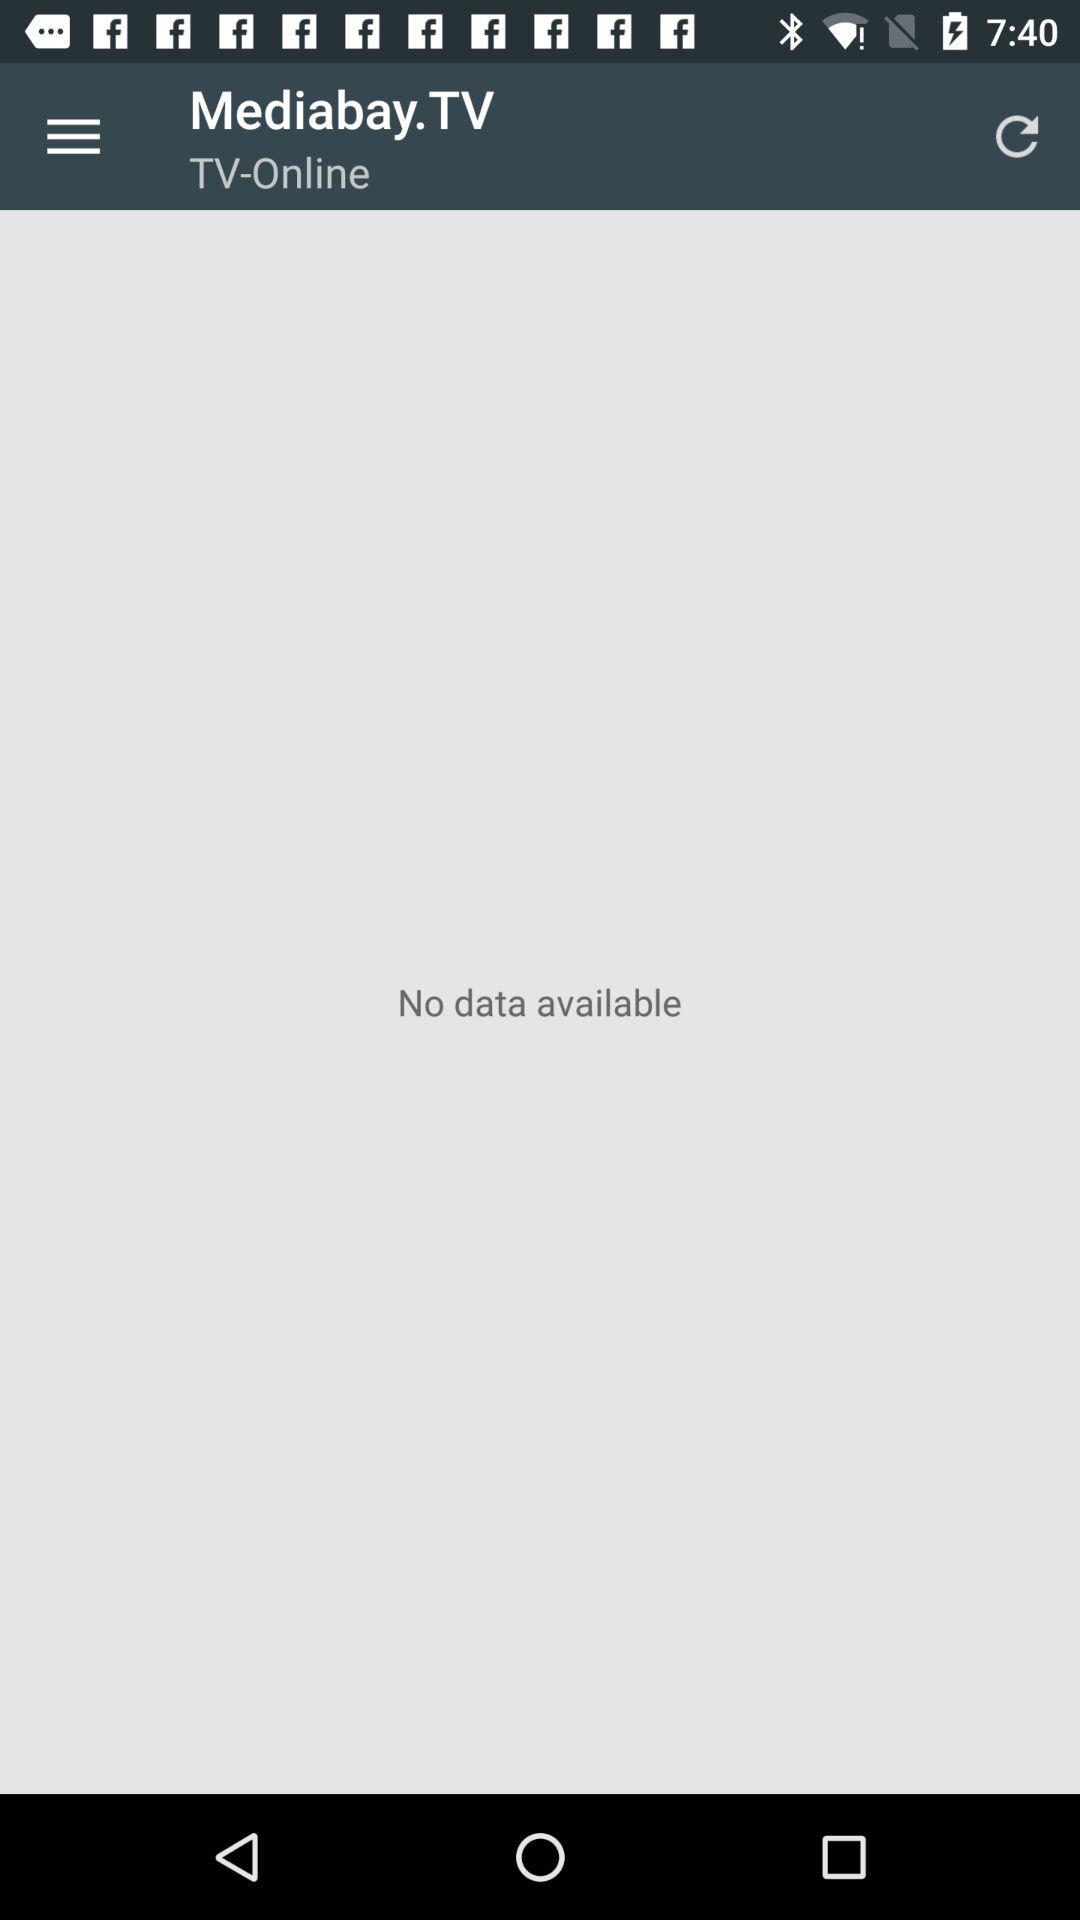  I want to click on the item at the top right corner, so click(1017, 135).